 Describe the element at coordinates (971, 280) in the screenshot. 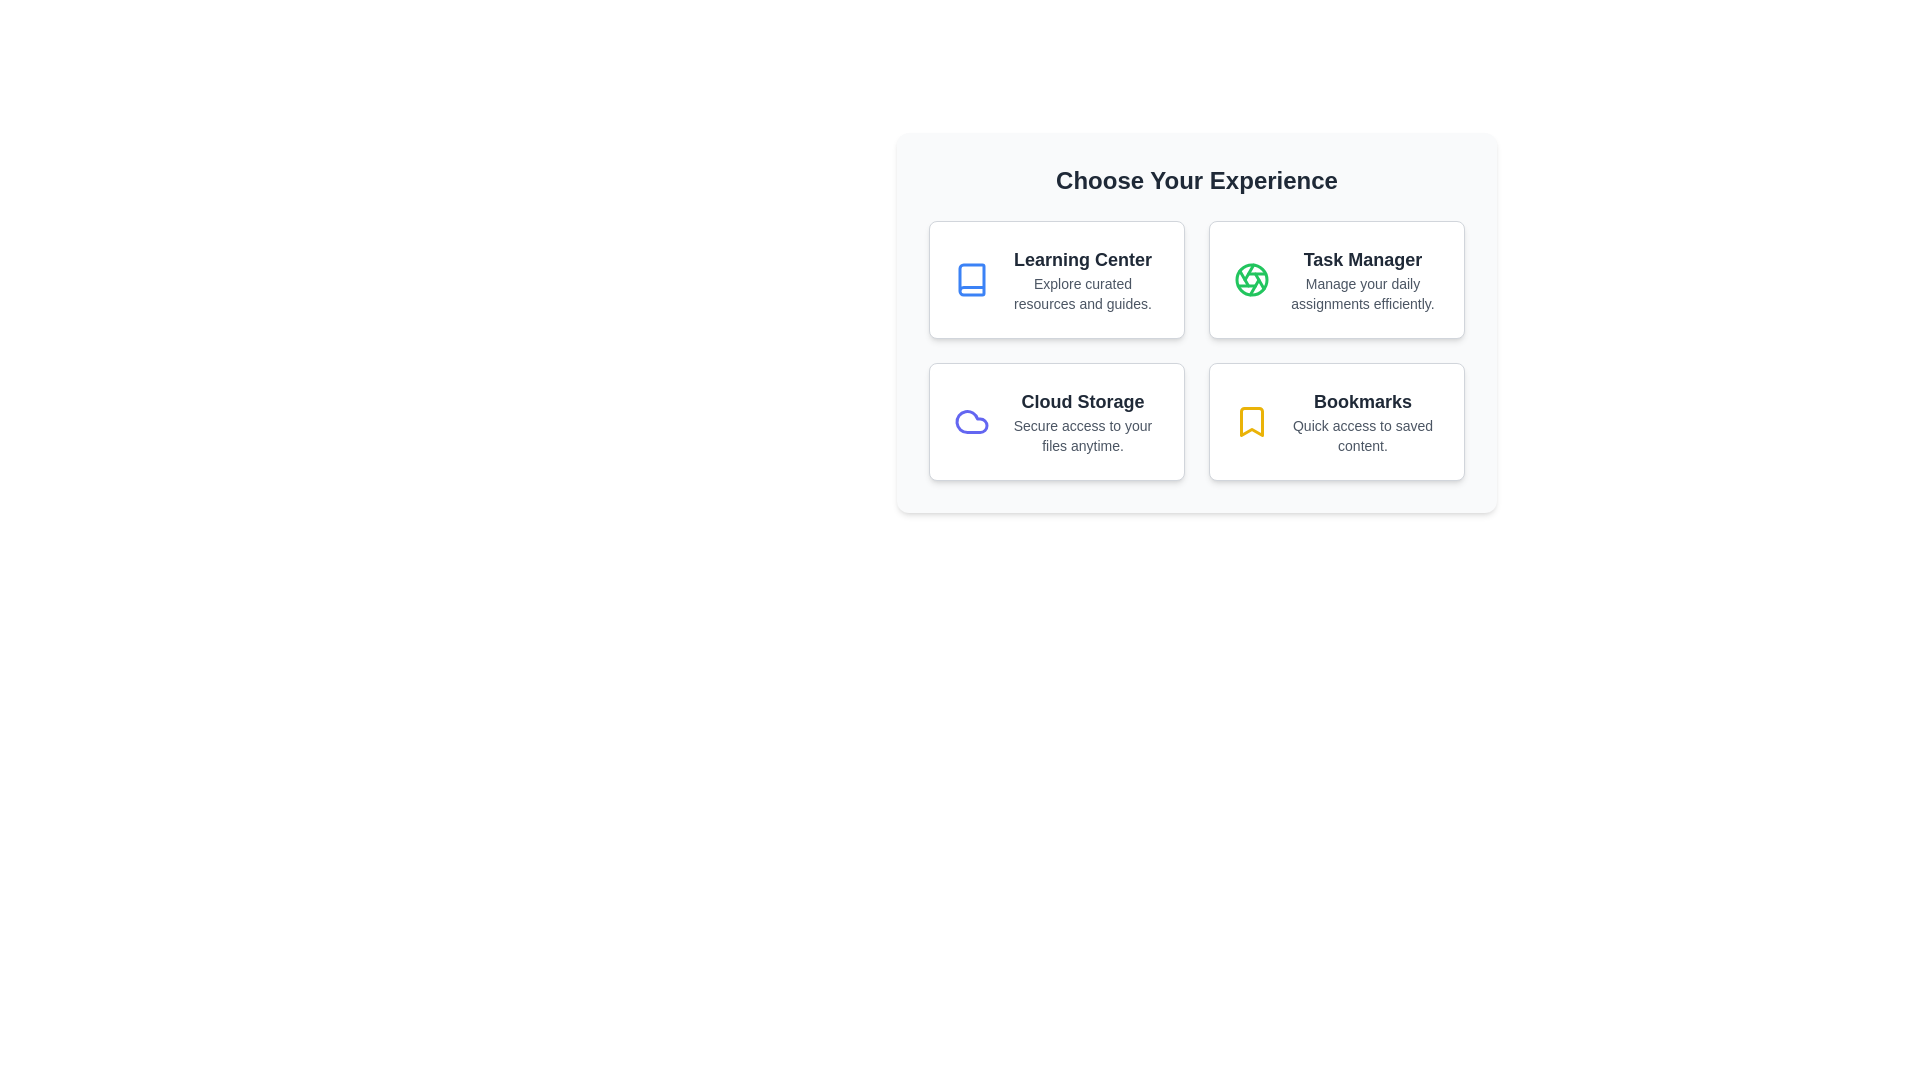

I see `the 'Learning Center' icon located in the upper-left card under 'Choose Your Experience', which is centrally positioned above the text content` at that location.